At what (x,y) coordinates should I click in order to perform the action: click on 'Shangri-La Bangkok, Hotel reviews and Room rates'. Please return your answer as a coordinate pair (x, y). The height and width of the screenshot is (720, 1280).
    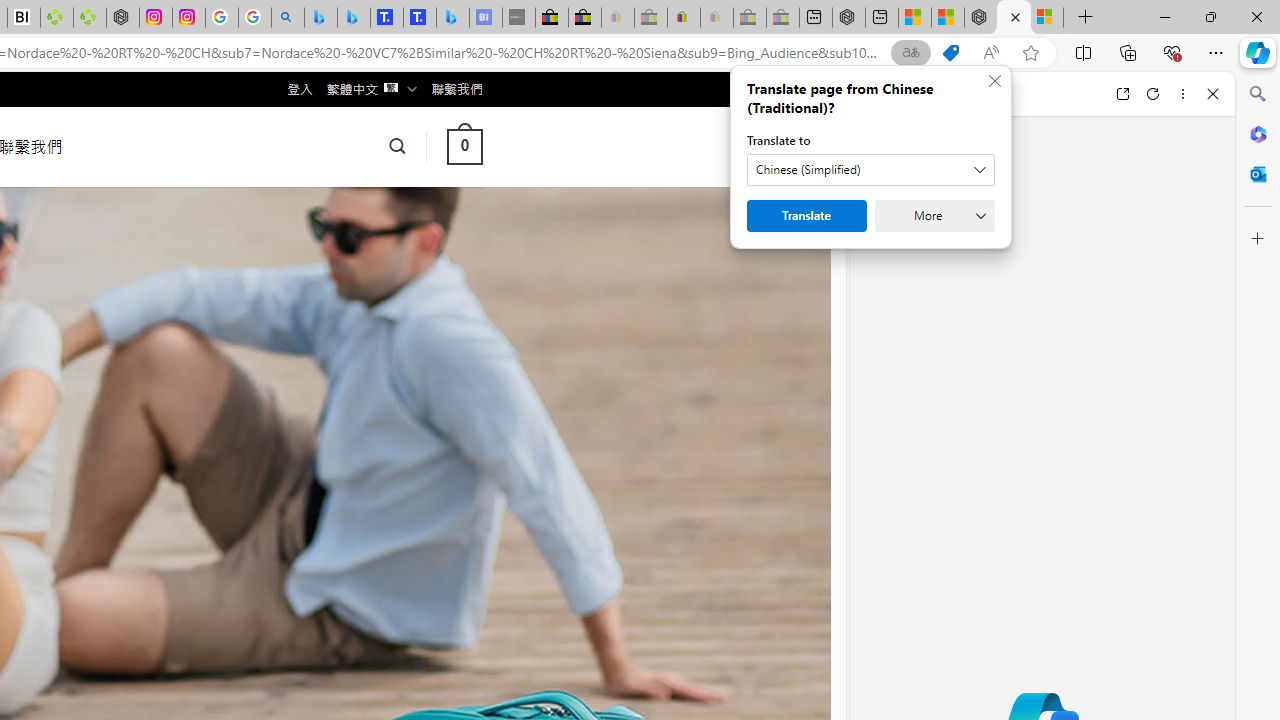
    Looking at the image, I should click on (419, 17).